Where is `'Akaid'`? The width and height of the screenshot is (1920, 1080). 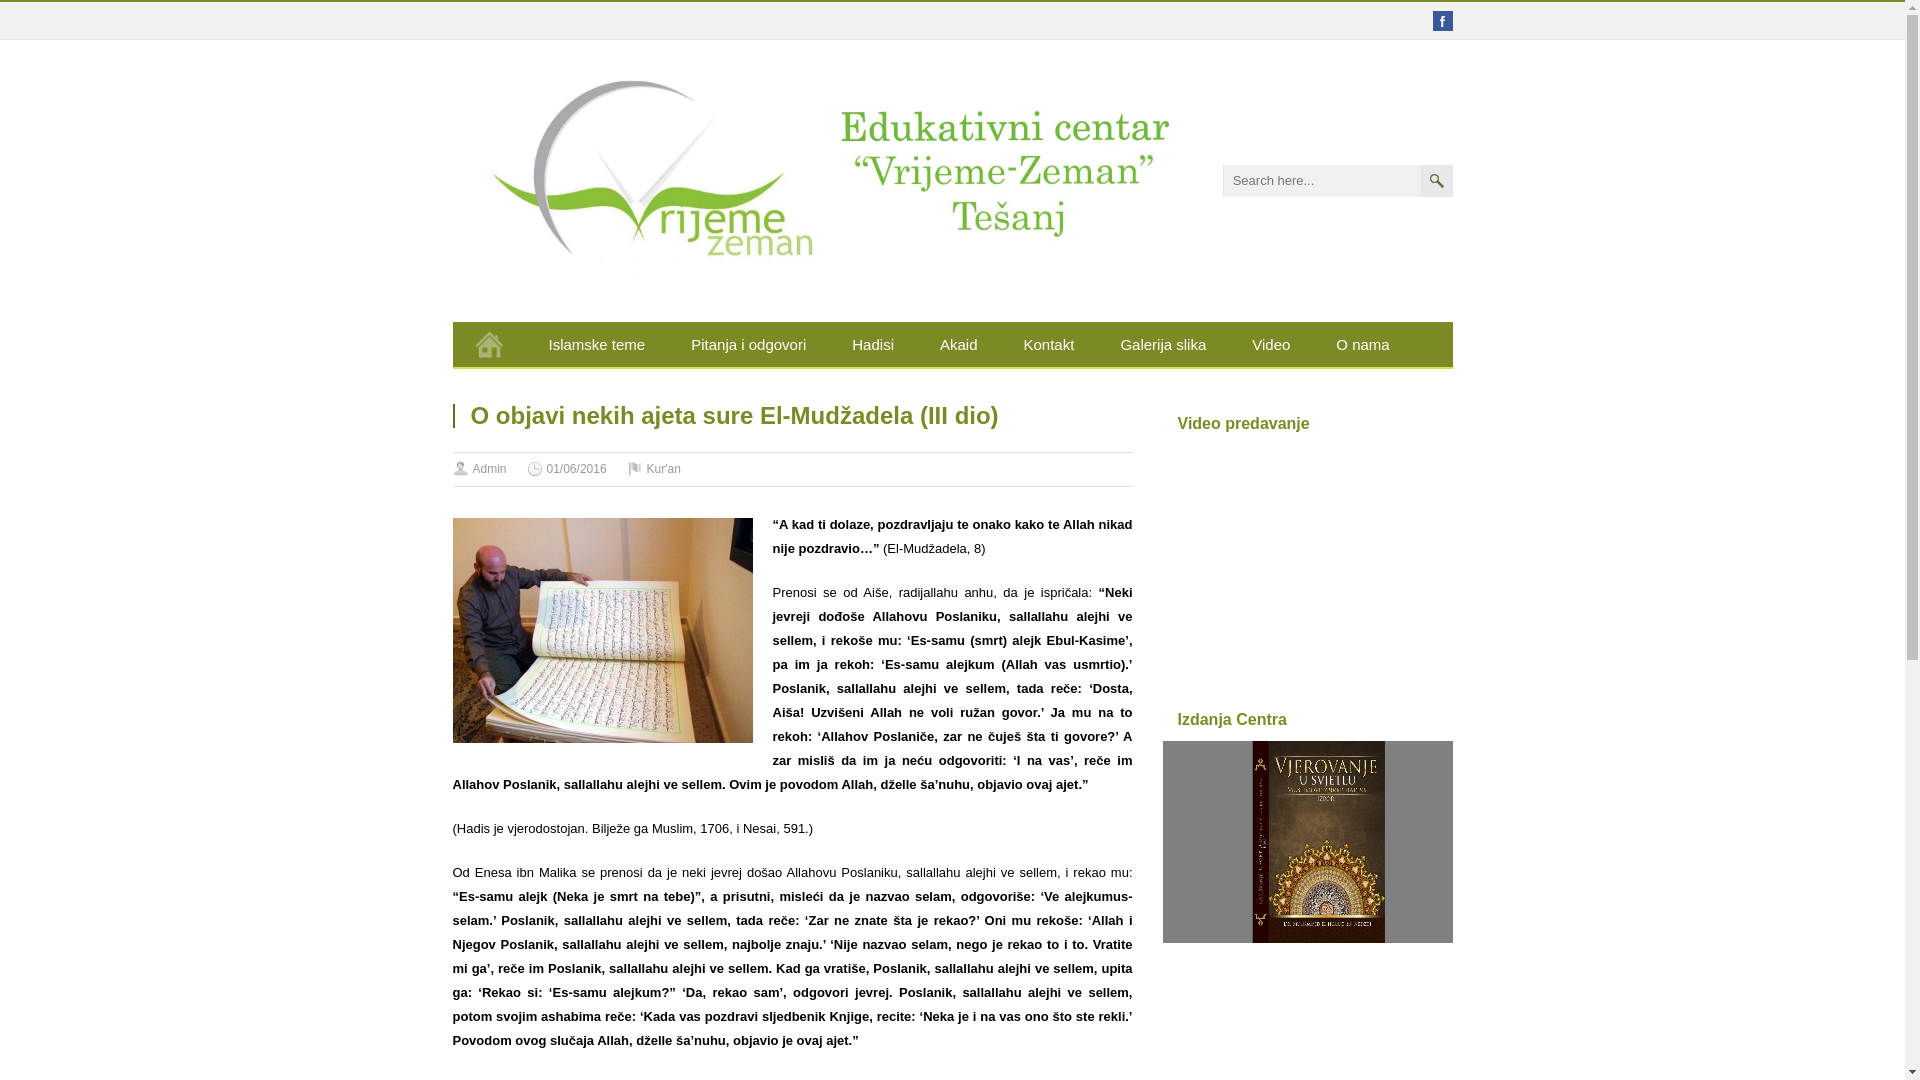
'Akaid' is located at coordinates (915, 343).